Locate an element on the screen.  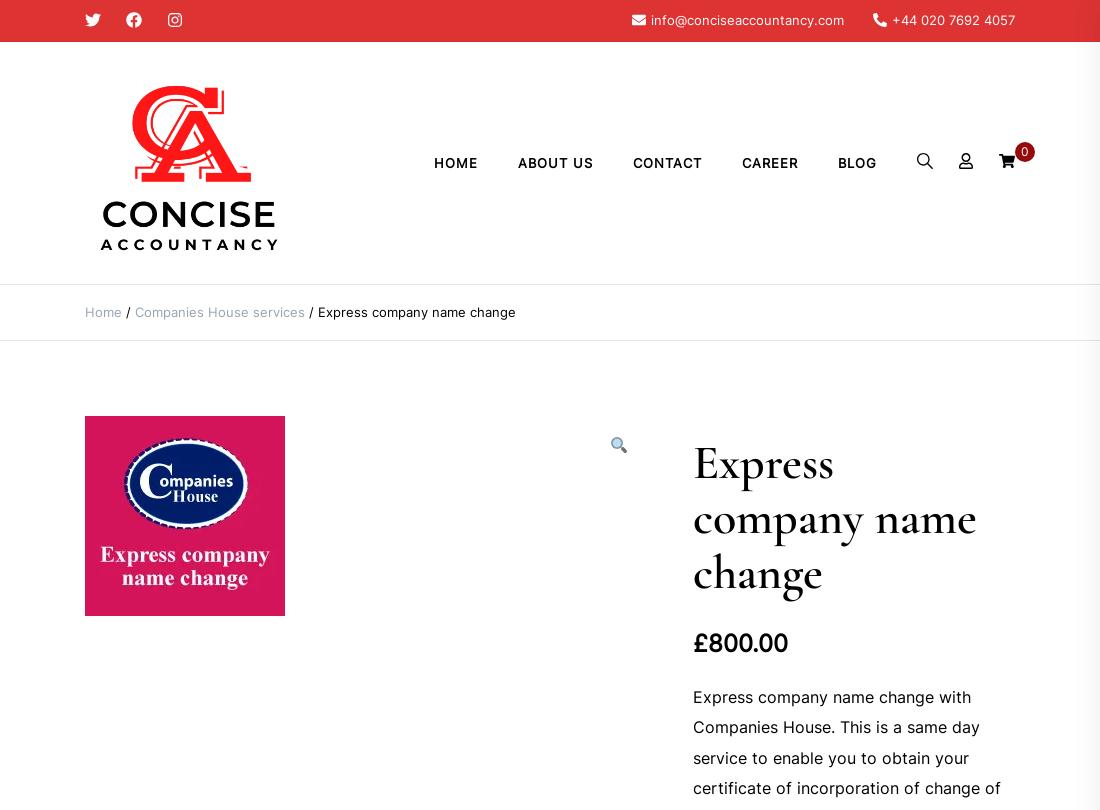
'/ Express company name change' is located at coordinates (410, 311).